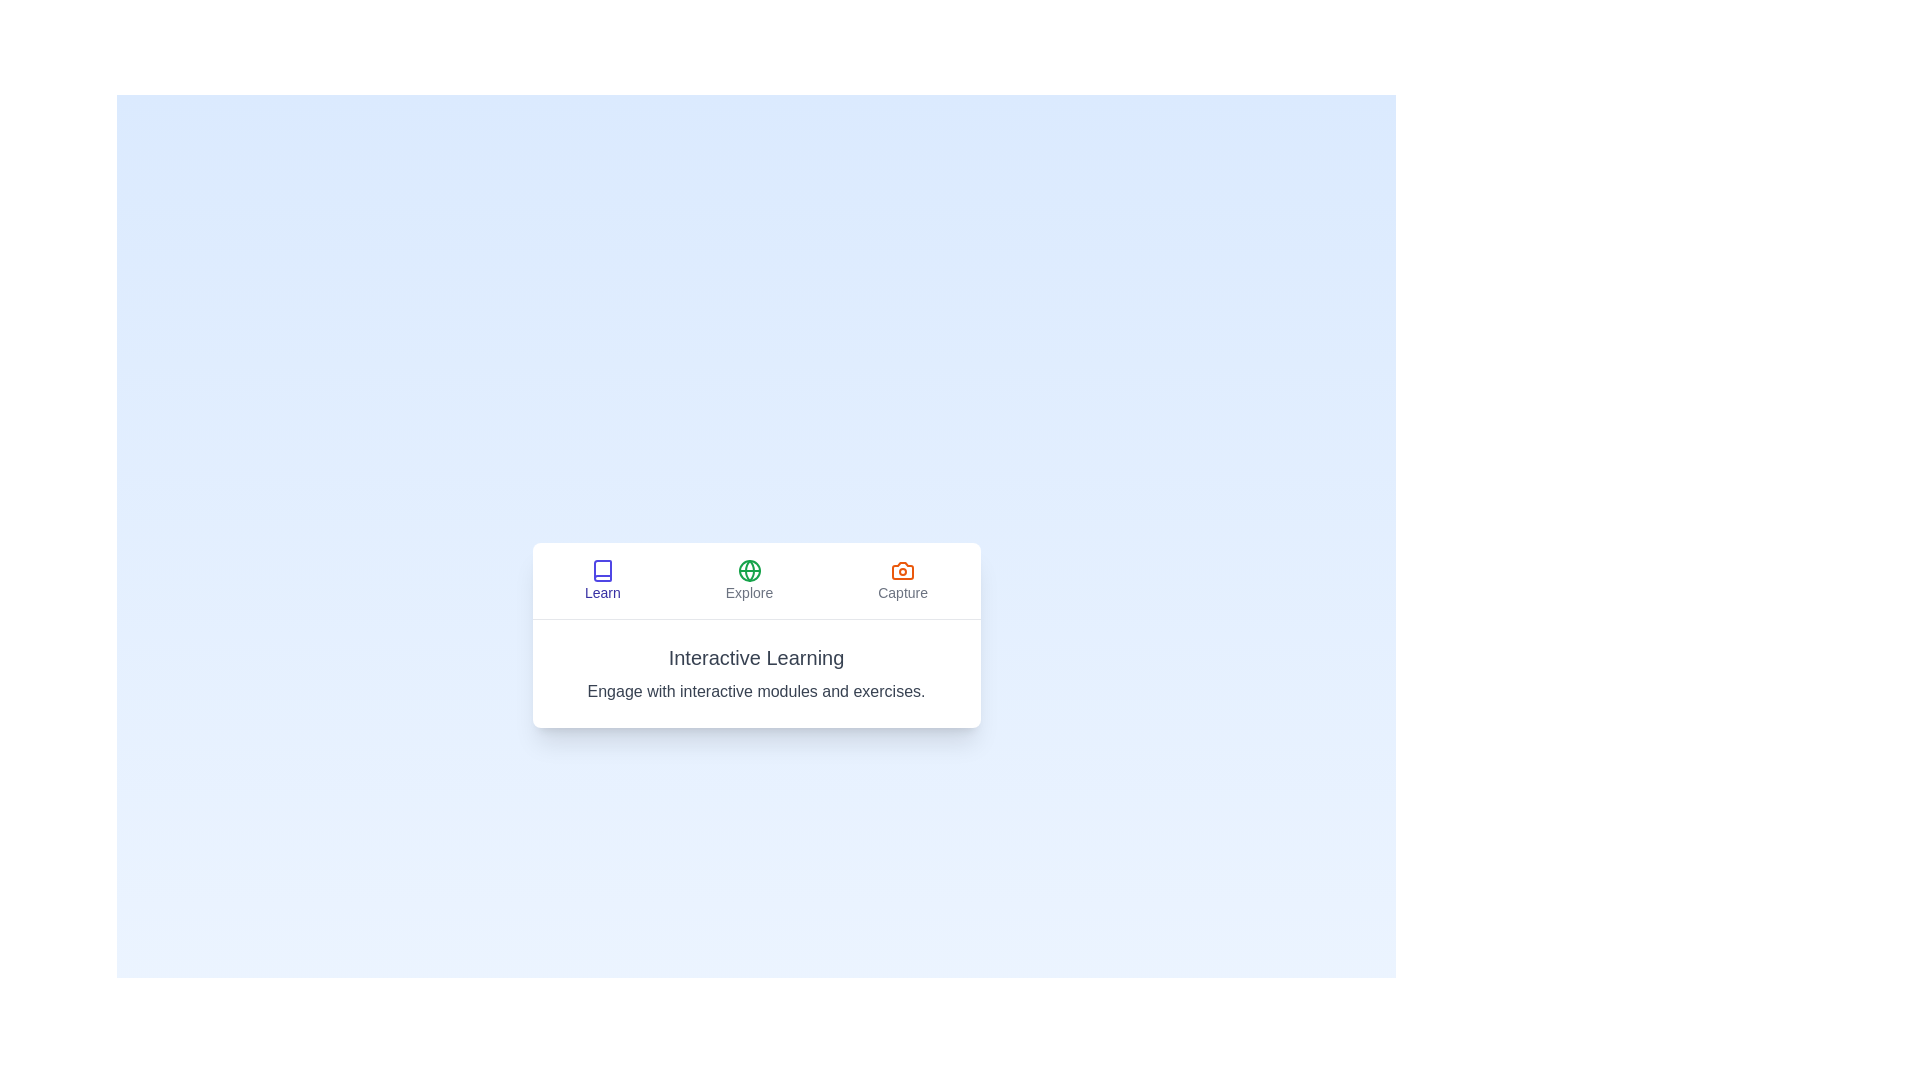 This screenshot has width=1920, height=1080. Describe the element at coordinates (748, 580) in the screenshot. I see `the tab labeled Explore` at that location.